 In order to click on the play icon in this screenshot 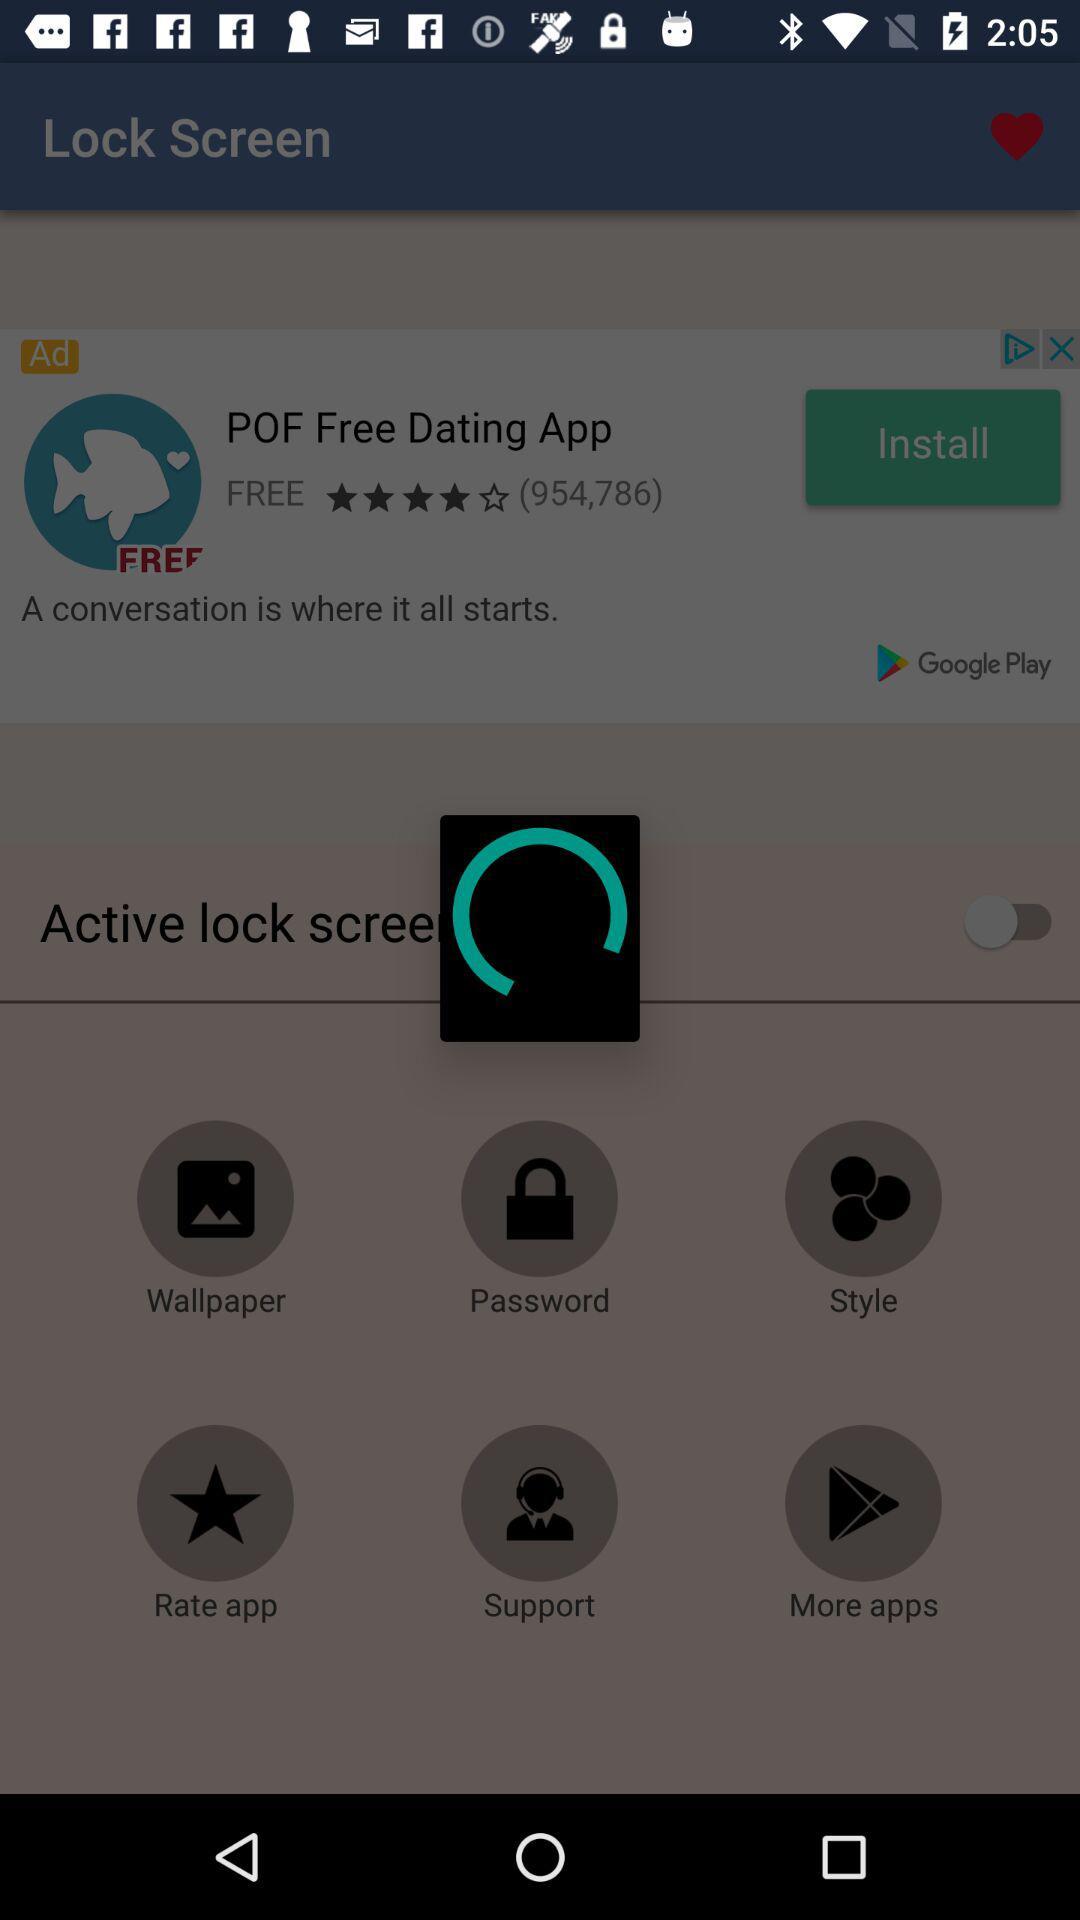, I will do `click(863, 1503)`.